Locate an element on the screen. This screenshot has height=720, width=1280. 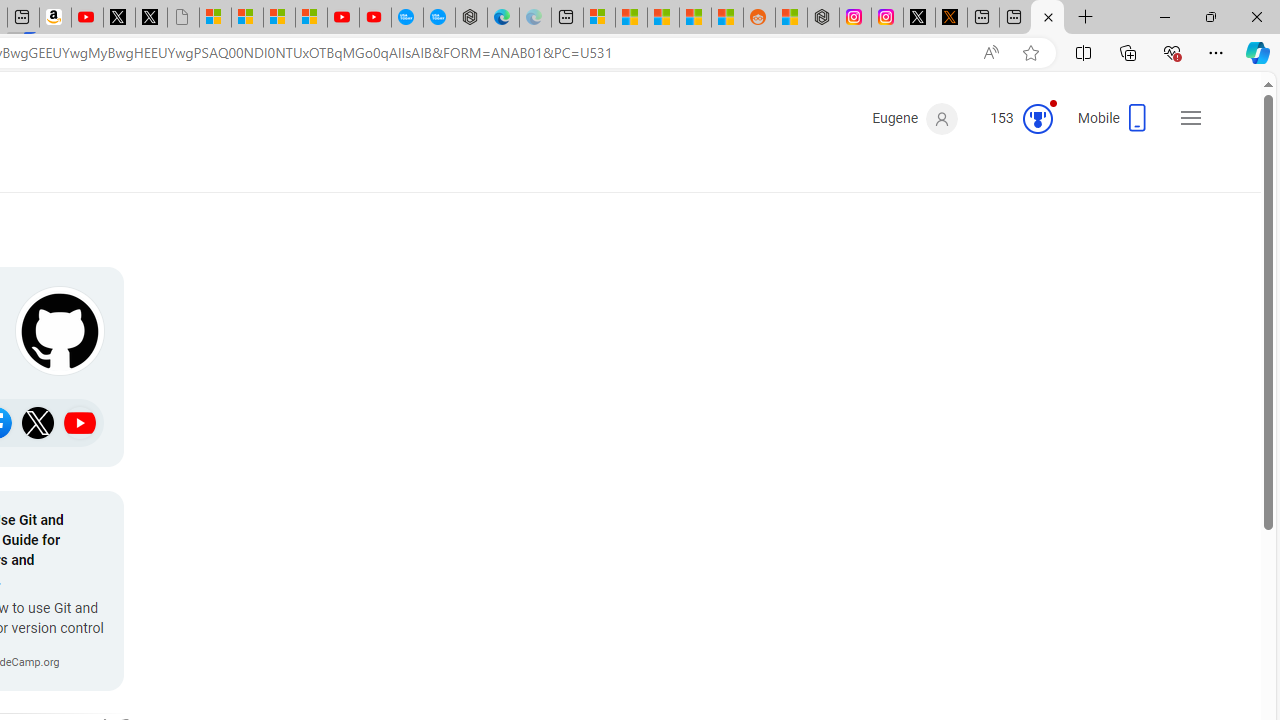
'The most popular Google ' is located at coordinates (438, 17).